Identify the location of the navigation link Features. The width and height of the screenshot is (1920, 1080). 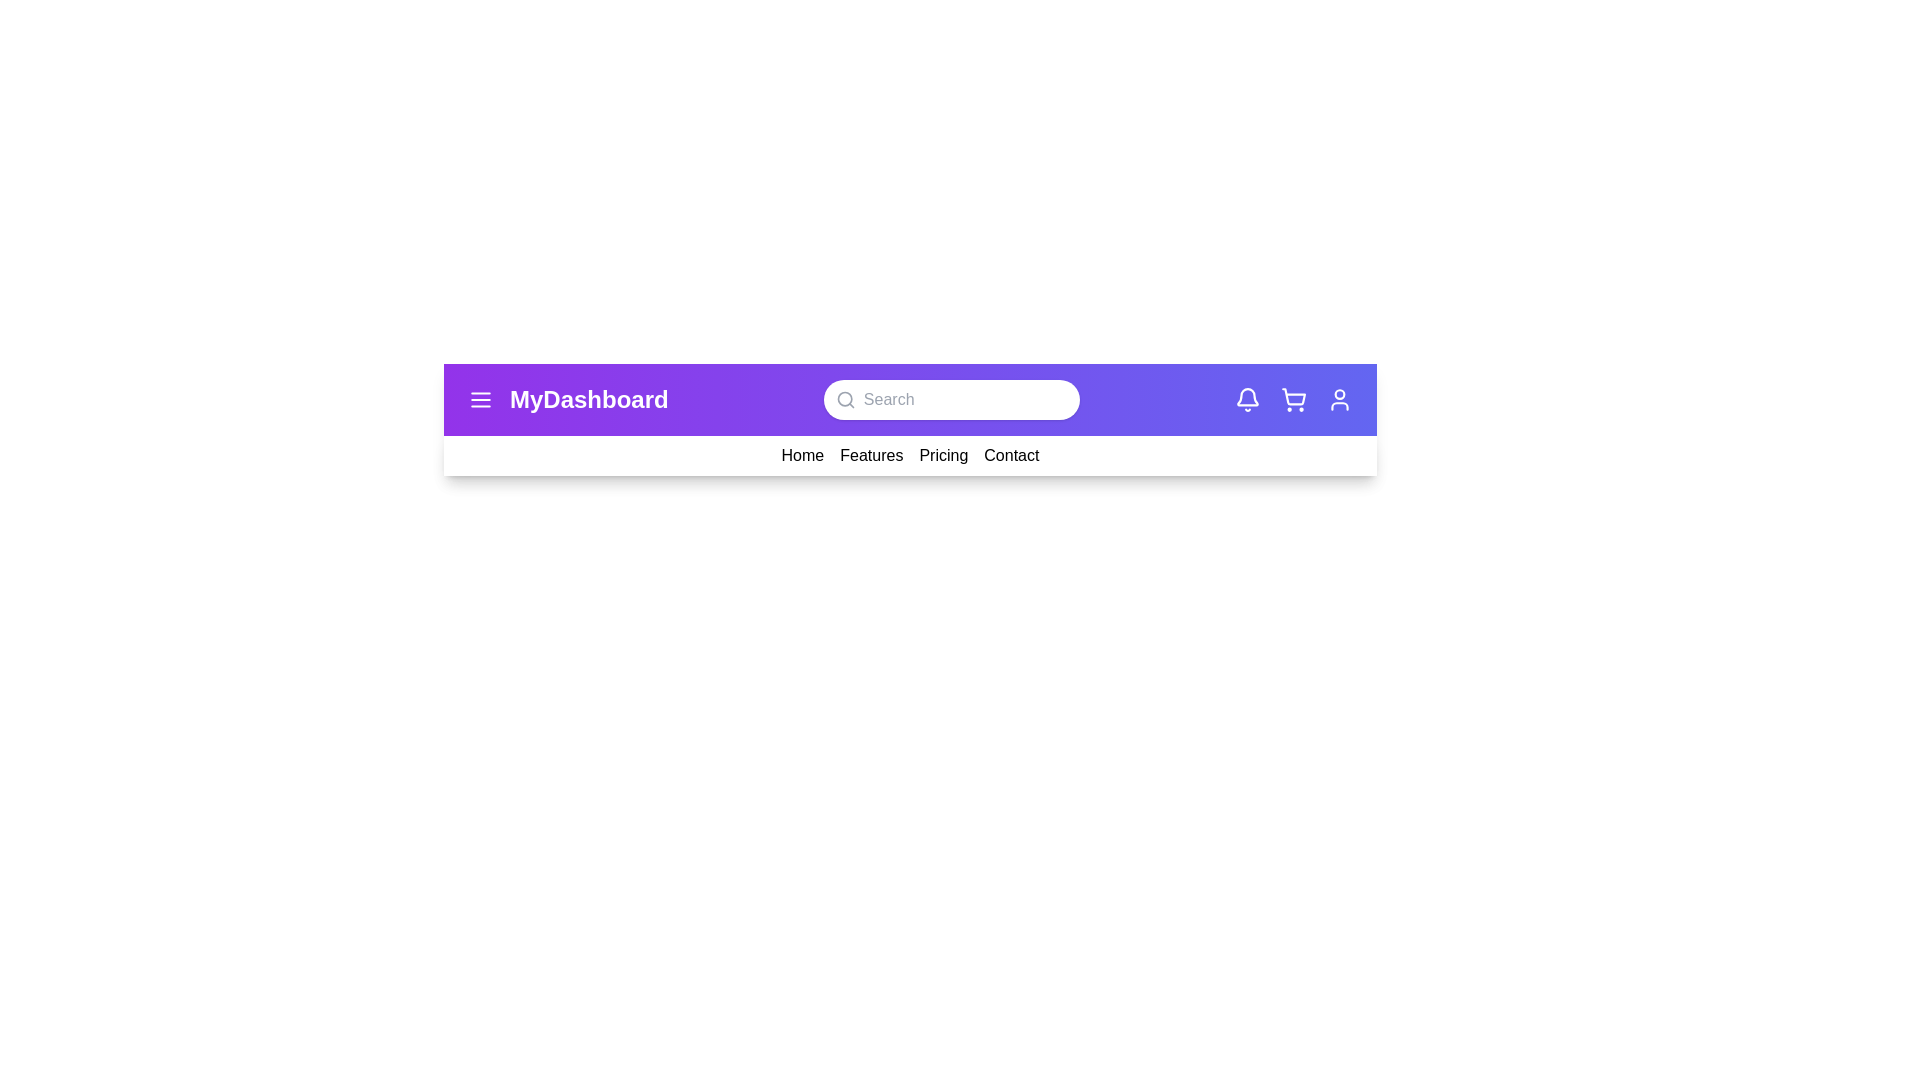
(871, 455).